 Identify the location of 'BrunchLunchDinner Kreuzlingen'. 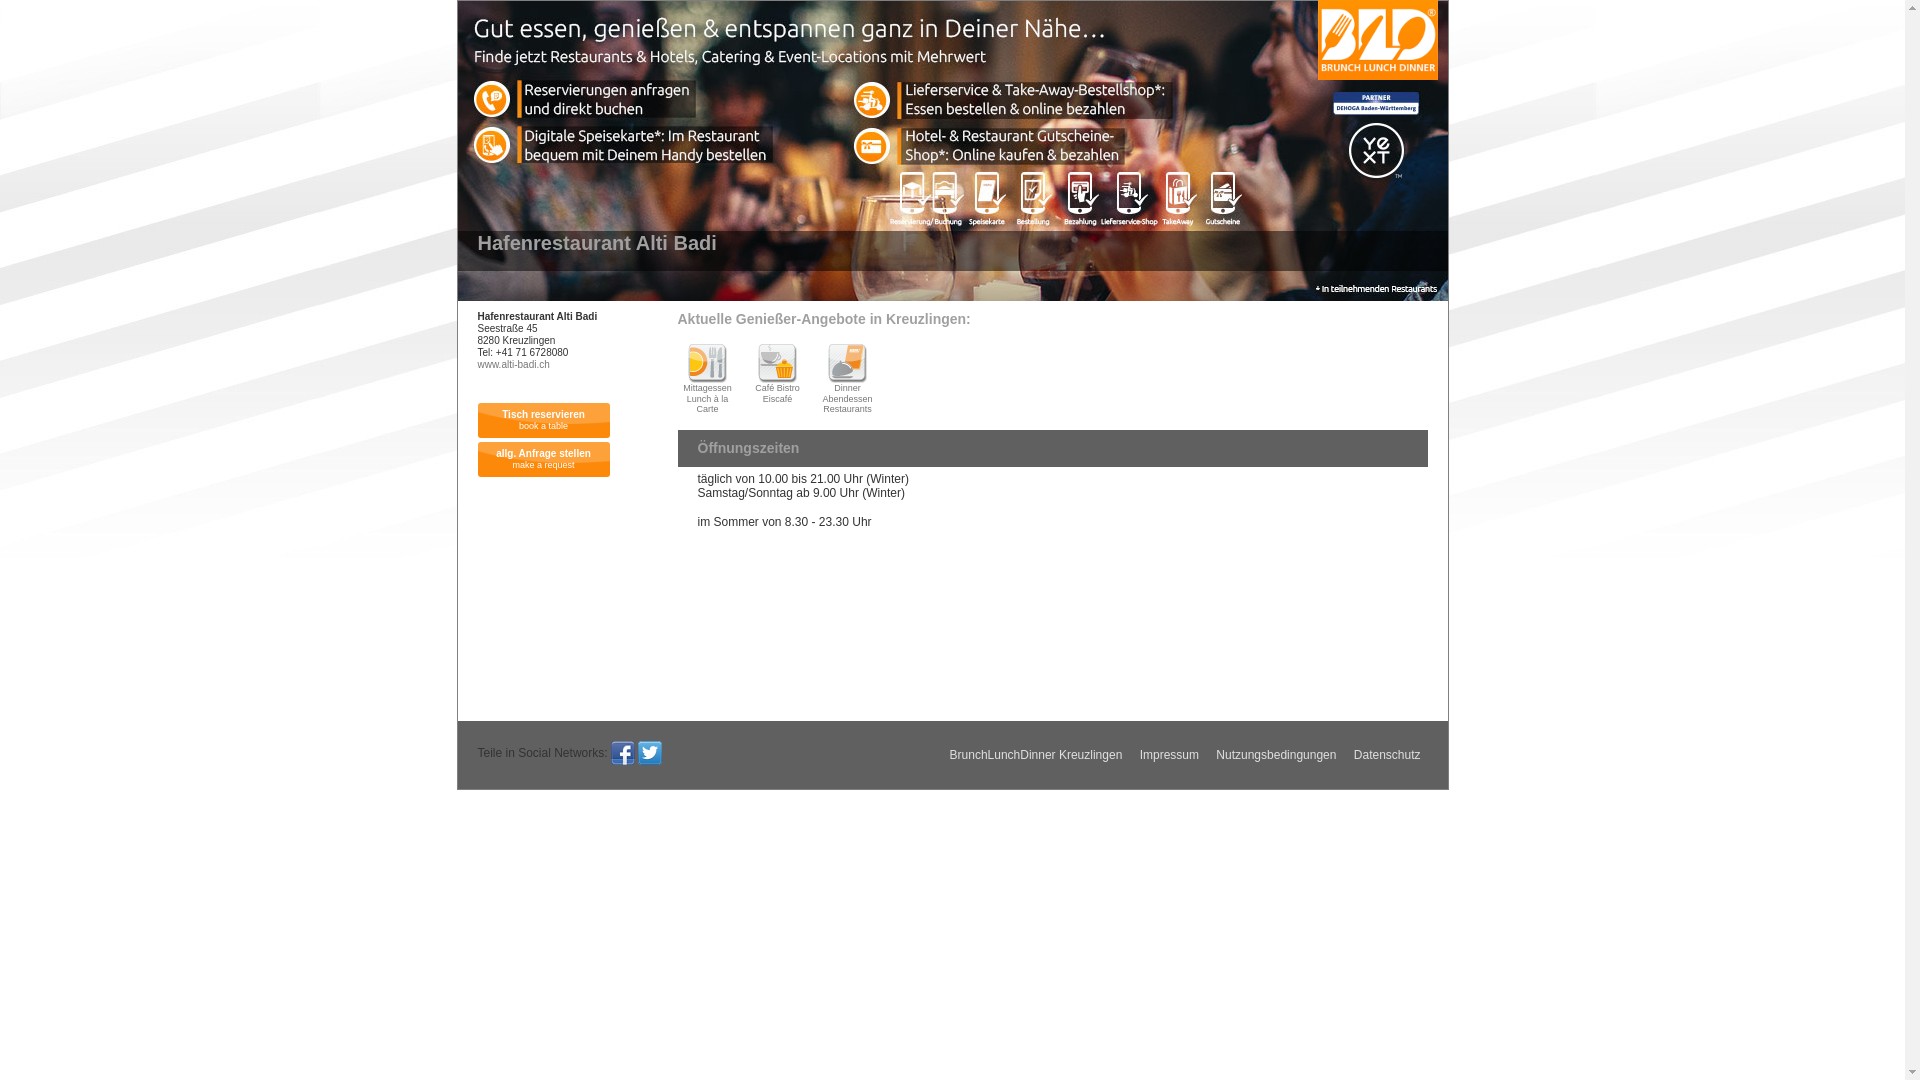
(1036, 755).